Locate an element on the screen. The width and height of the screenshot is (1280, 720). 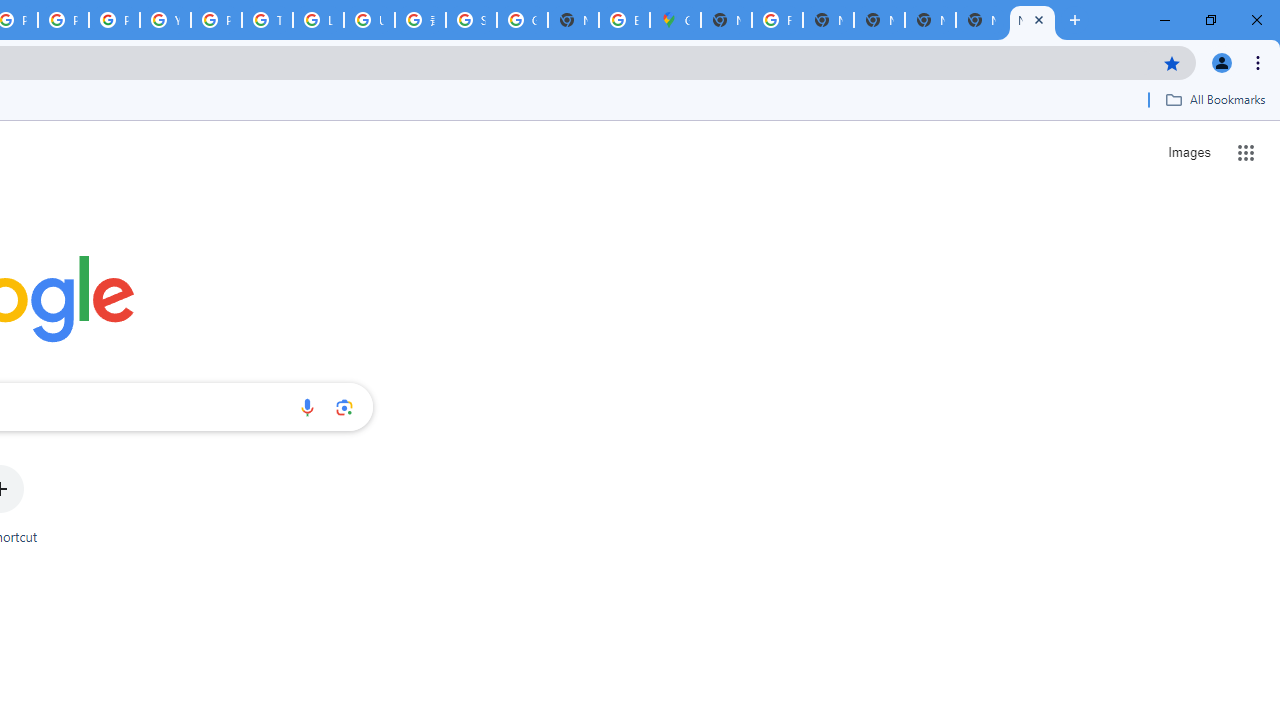
'All Bookmarks' is located at coordinates (1214, 99).